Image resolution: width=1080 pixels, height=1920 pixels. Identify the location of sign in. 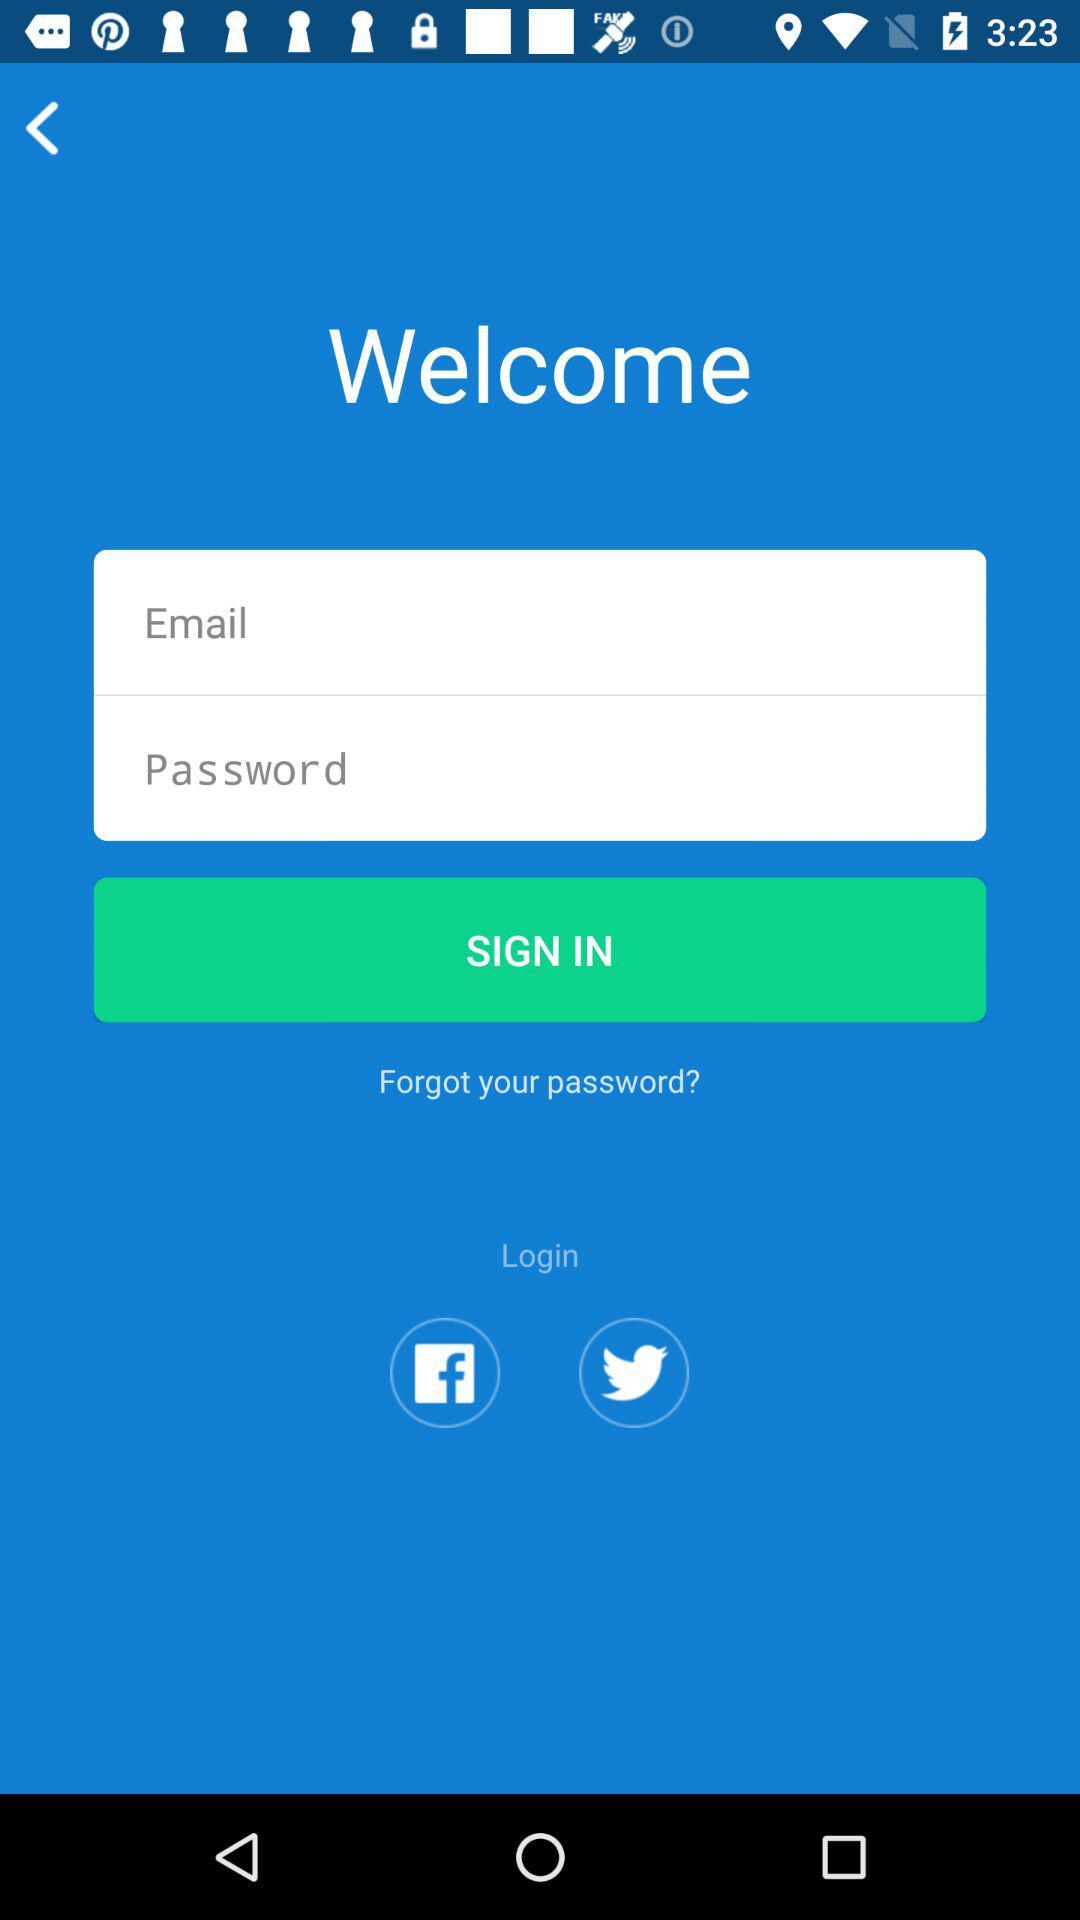
(540, 948).